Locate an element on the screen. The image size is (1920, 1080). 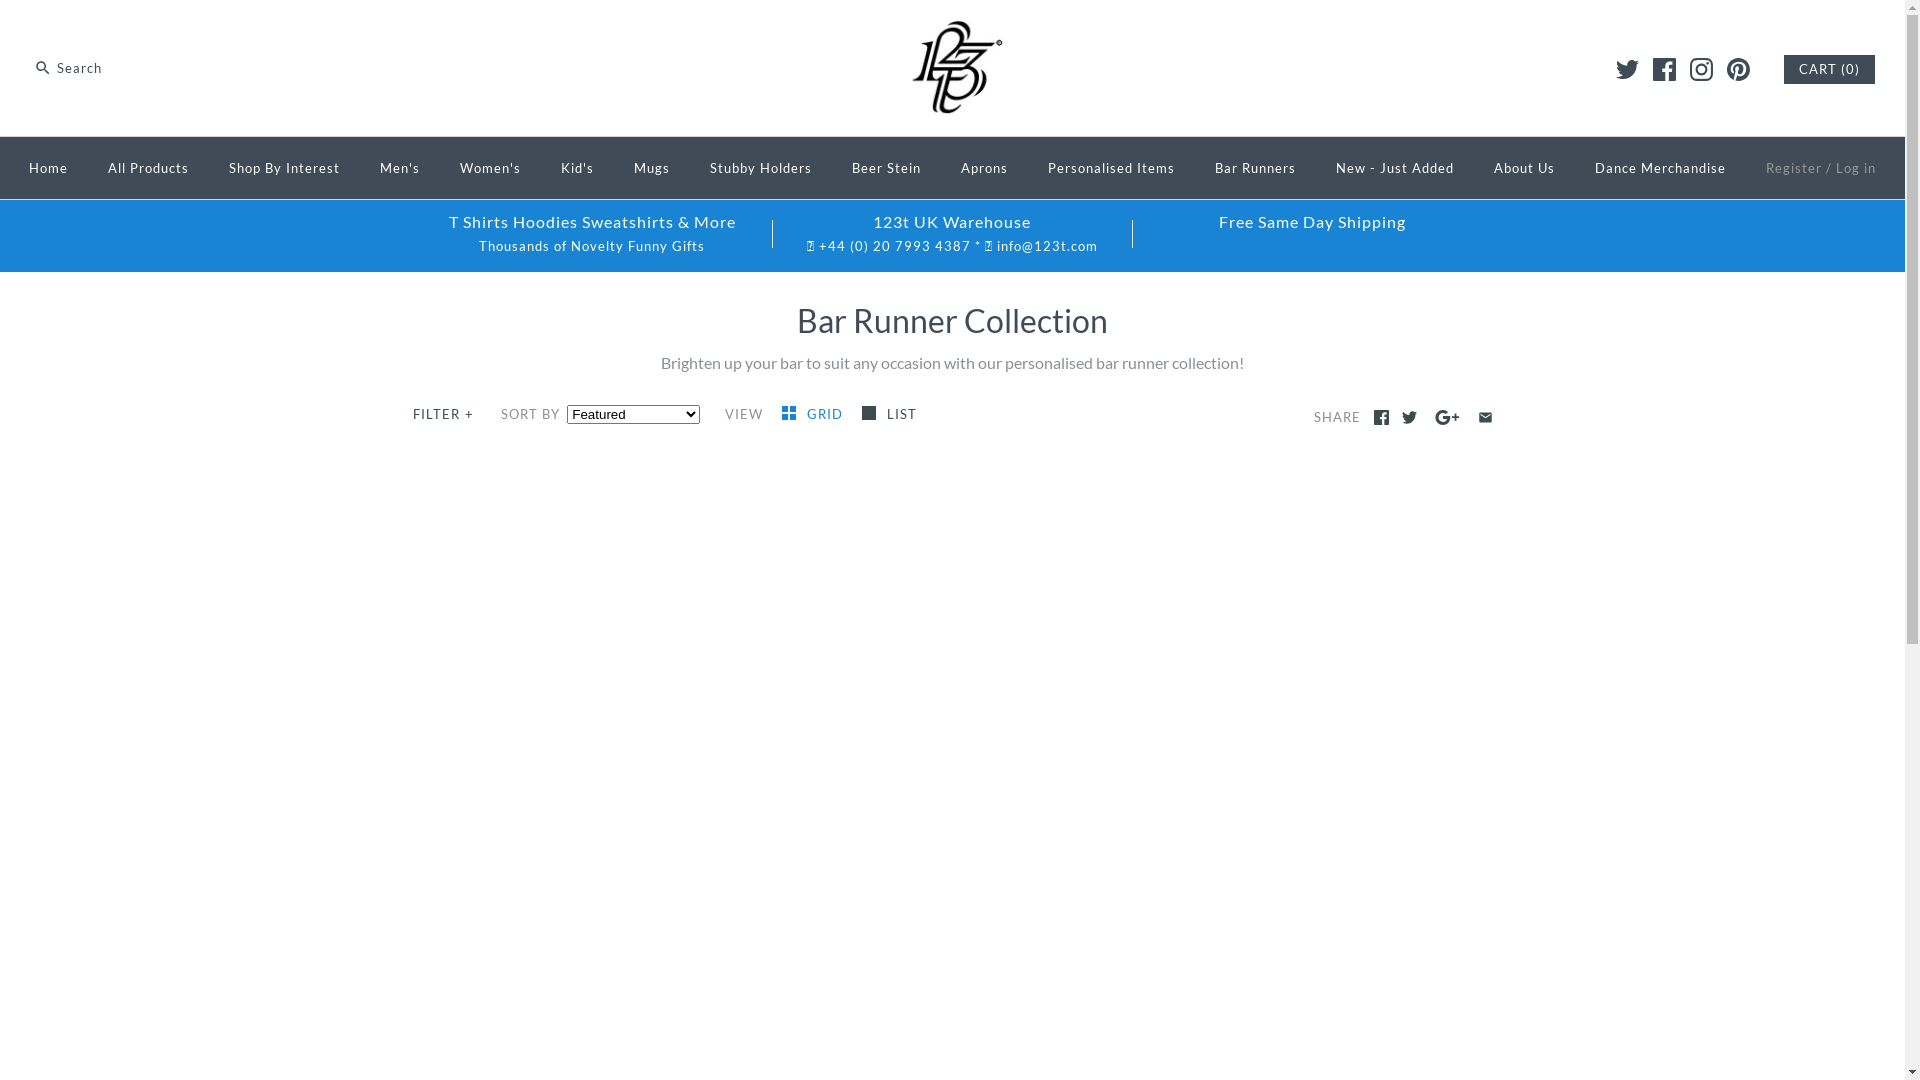
'FILTER +' is located at coordinates (443, 414).